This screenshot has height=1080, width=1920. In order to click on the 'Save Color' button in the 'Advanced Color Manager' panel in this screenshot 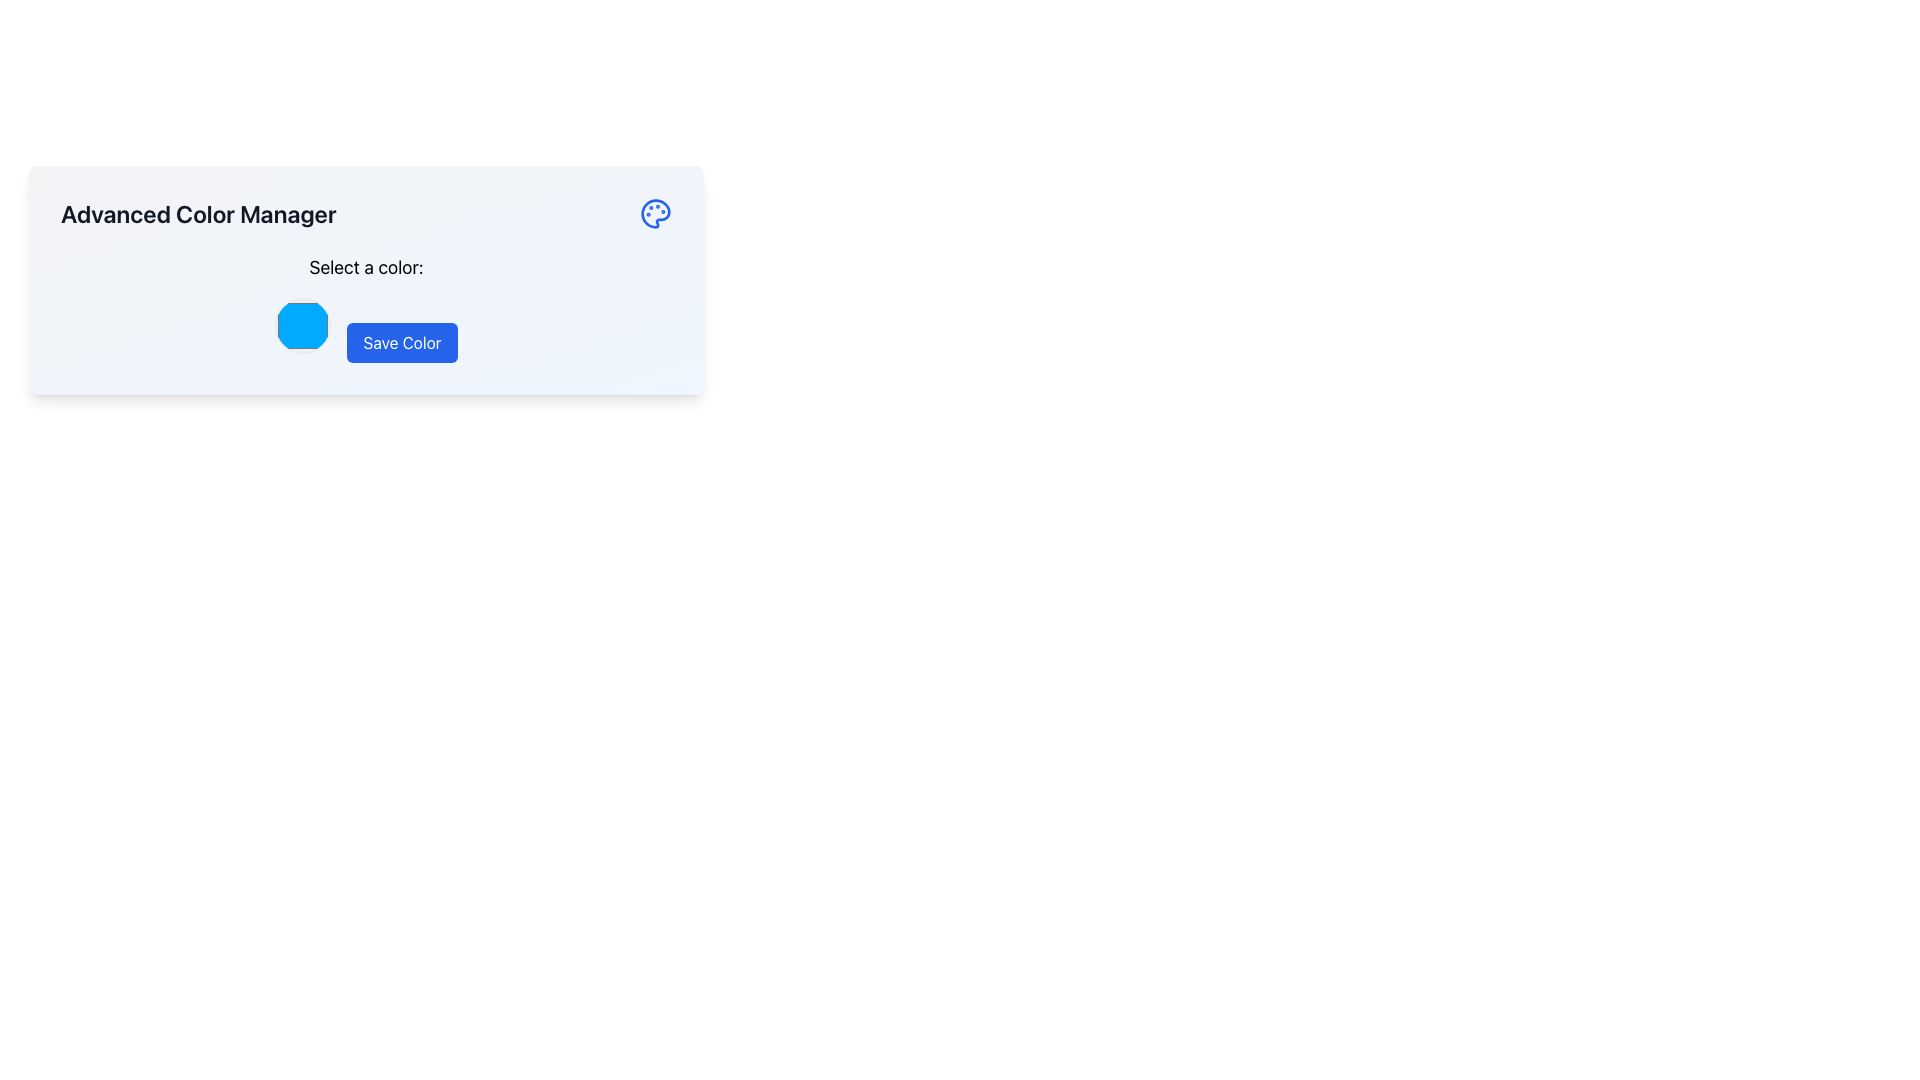, I will do `click(366, 308)`.